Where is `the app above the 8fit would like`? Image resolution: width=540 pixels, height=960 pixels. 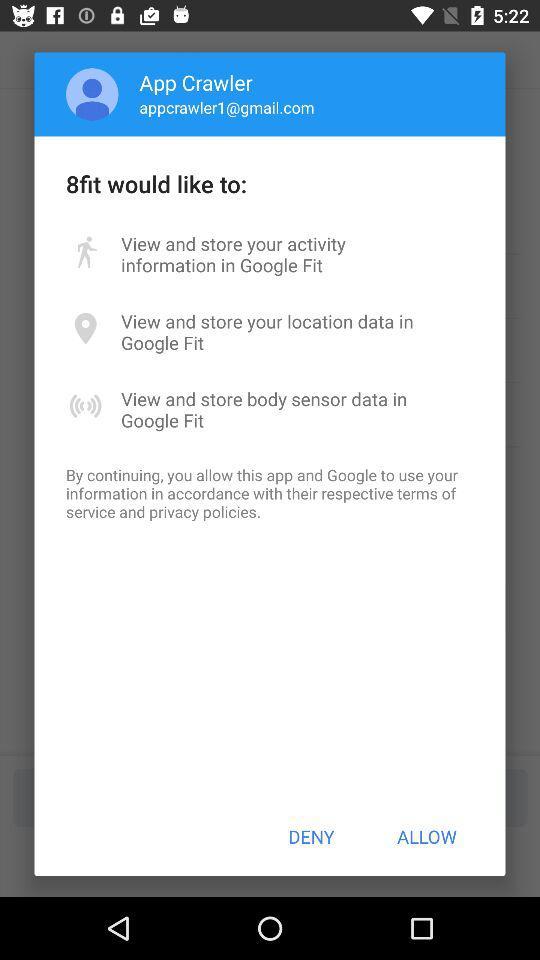 the app above the 8fit would like is located at coordinates (226, 107).